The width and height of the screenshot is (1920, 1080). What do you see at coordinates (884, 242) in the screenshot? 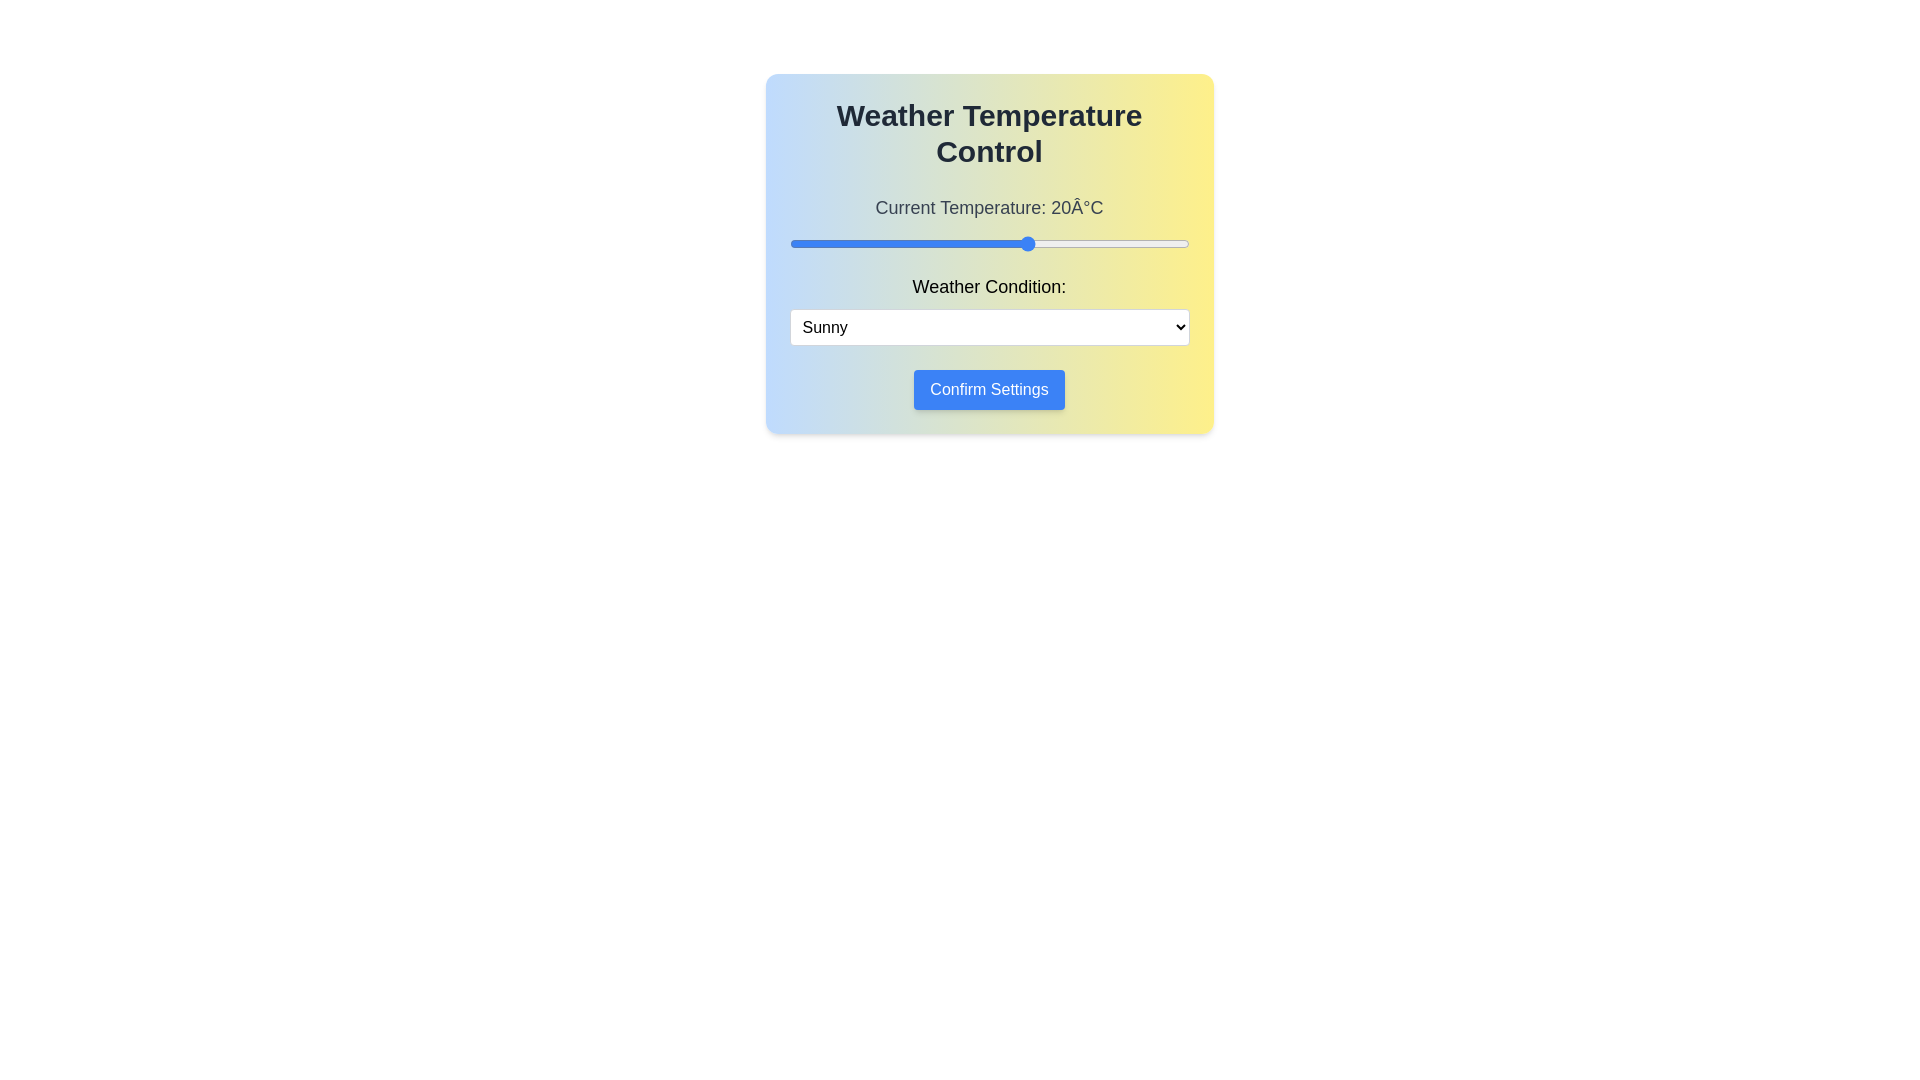
I see `the temperature slider to set the temperature to 2°C` at bounding box center [884, 242].